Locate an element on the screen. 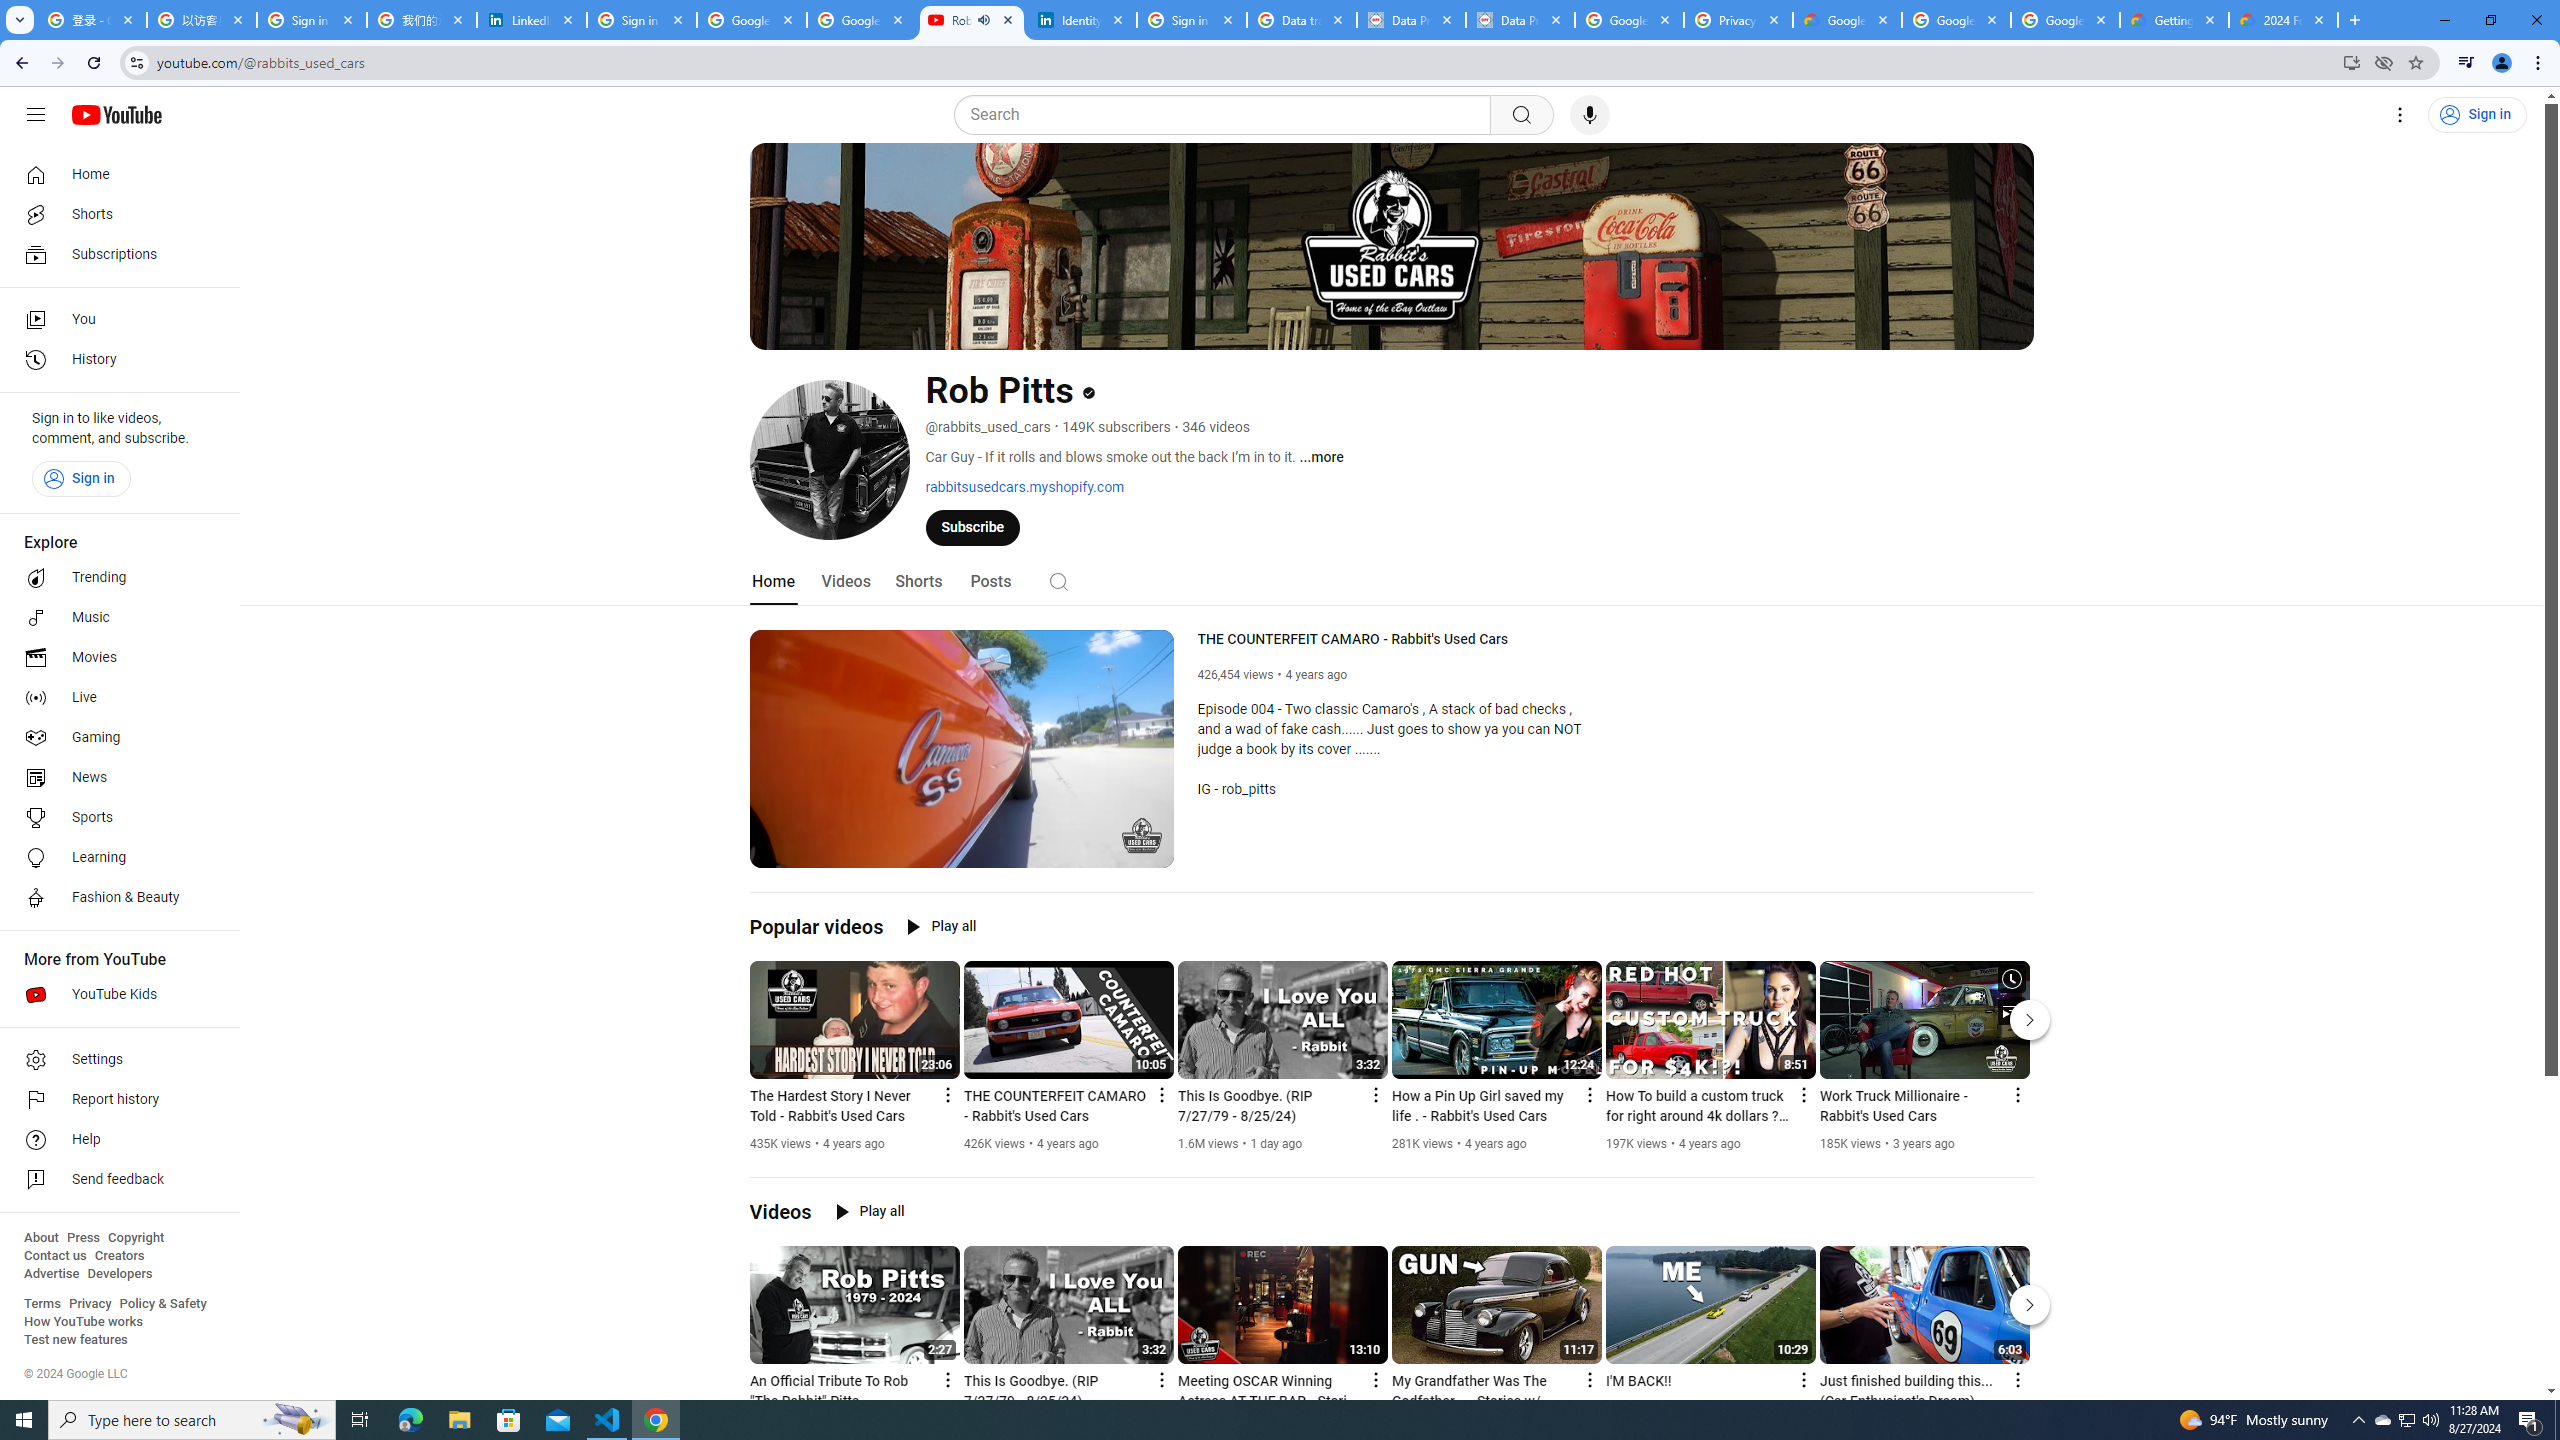 This screenshot has width=2560, height=1440. 'Press' is located at coordinates (82, 1237).